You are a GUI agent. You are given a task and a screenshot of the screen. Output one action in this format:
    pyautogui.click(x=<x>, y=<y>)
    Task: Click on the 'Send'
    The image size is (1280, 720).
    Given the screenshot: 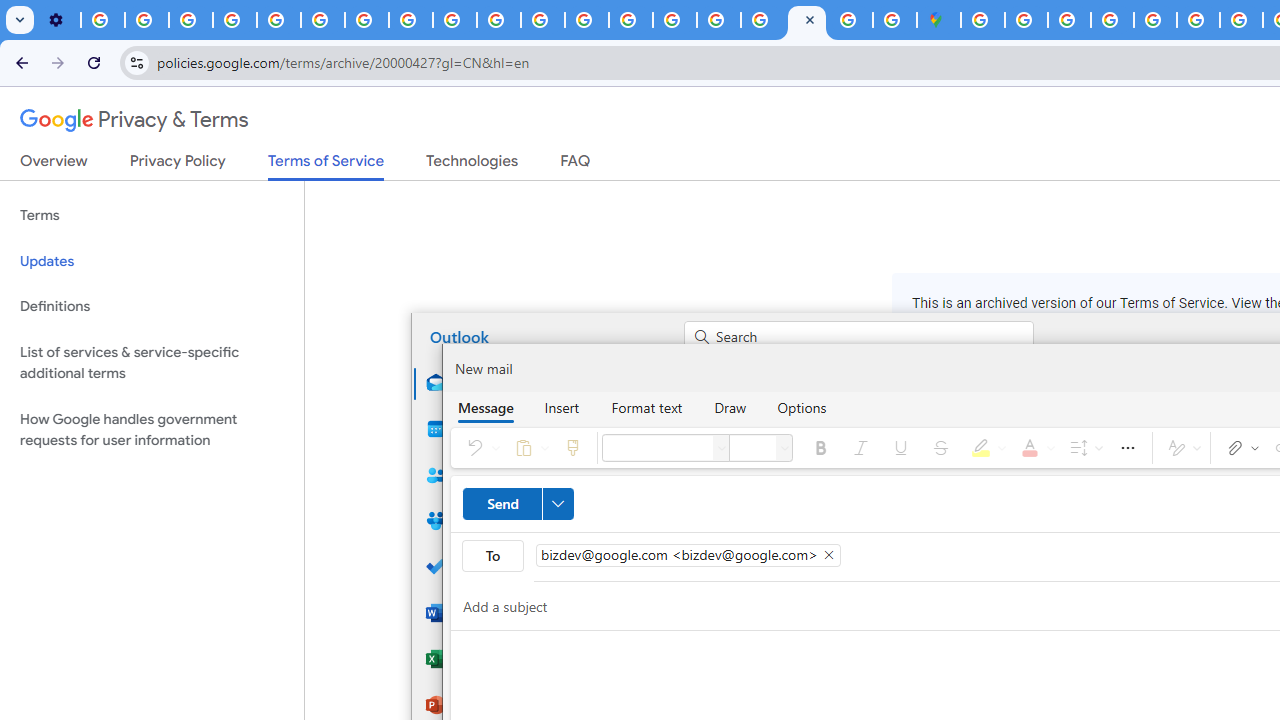 What is the action you would take?
    pyautogui.click(x=518, y=502)
    